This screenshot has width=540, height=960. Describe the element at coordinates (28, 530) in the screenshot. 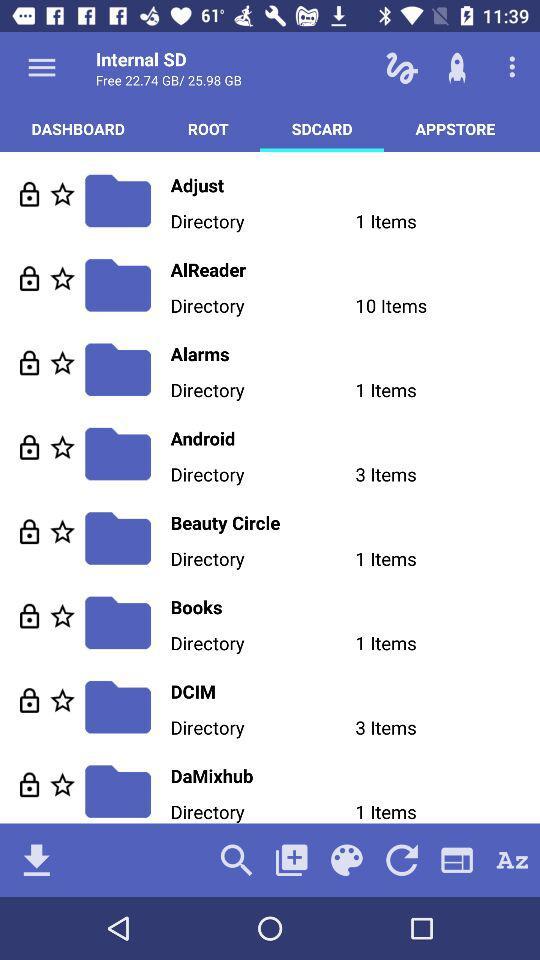

I see `go do lacke` at that location.